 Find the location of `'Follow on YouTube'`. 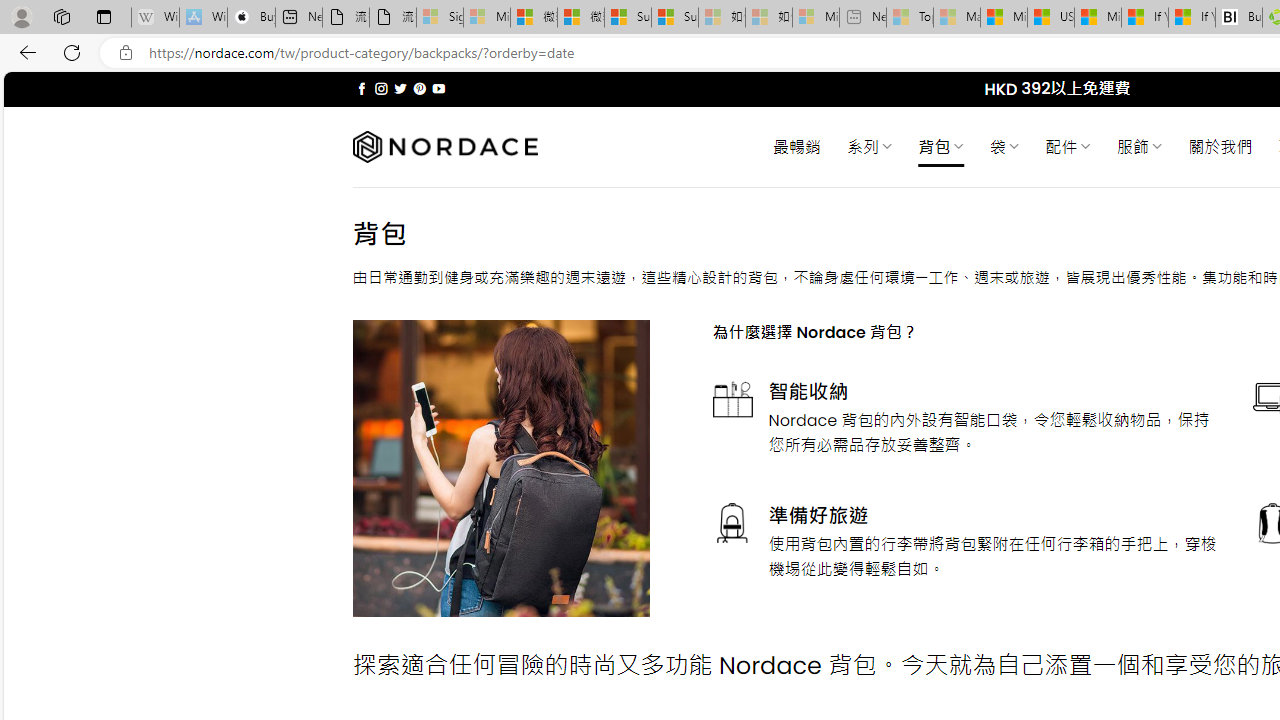

'Follow on YouTube' is located at coordinates (438, 88).